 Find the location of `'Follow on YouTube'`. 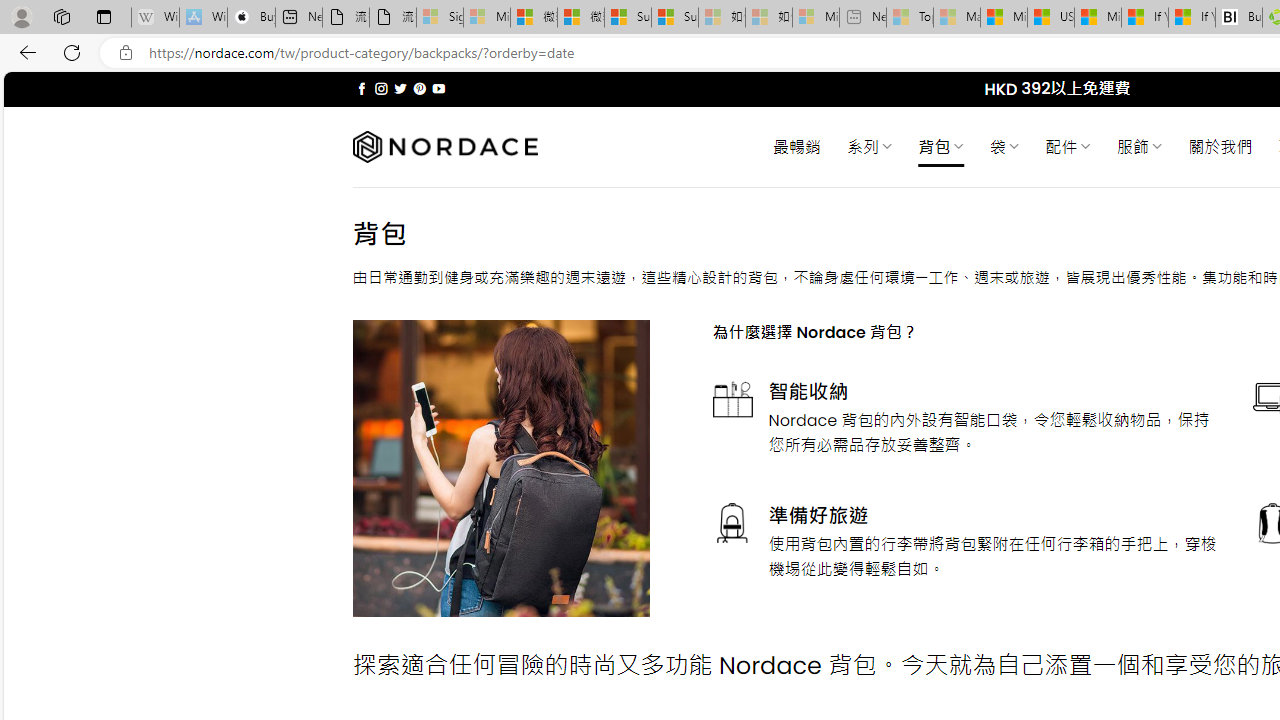

'Follow on YouTube' is located at coordinates (438, 88).